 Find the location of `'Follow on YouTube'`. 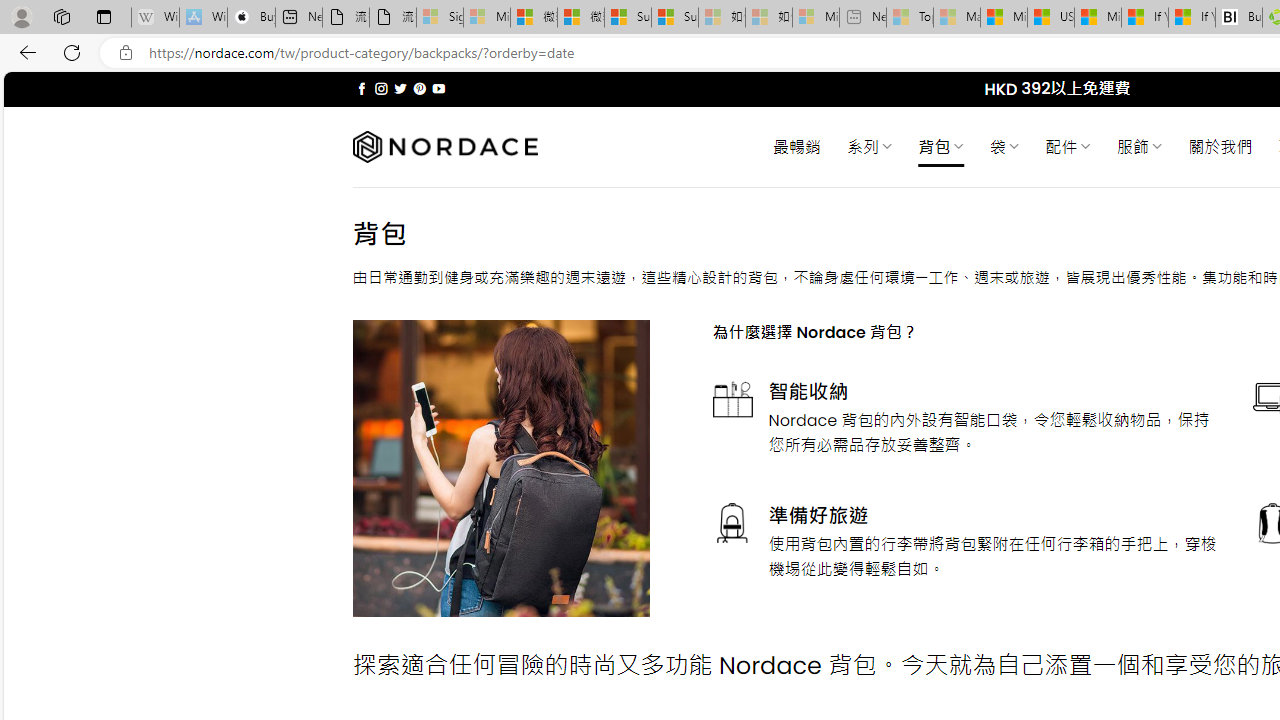

'Follow on YouTube' is located at coordinates (438, 88).